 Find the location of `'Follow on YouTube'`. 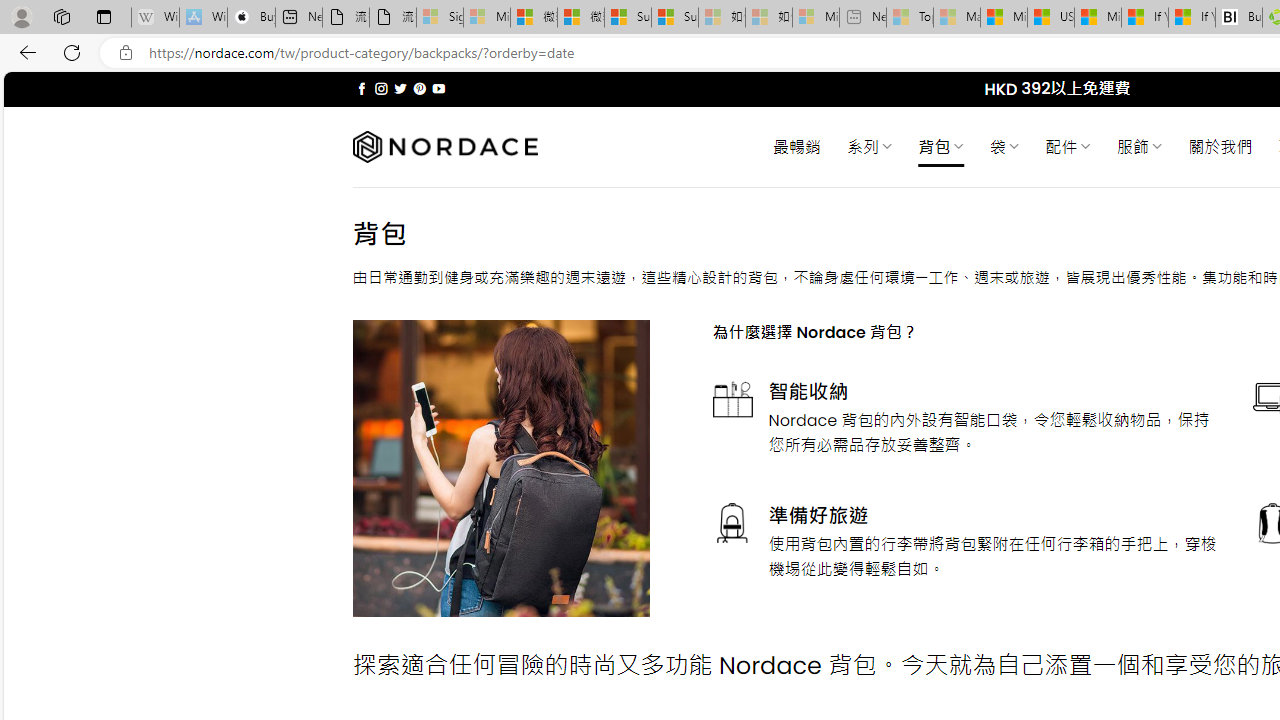

'Follow on YouTube' is located at coordinates (438, 88).